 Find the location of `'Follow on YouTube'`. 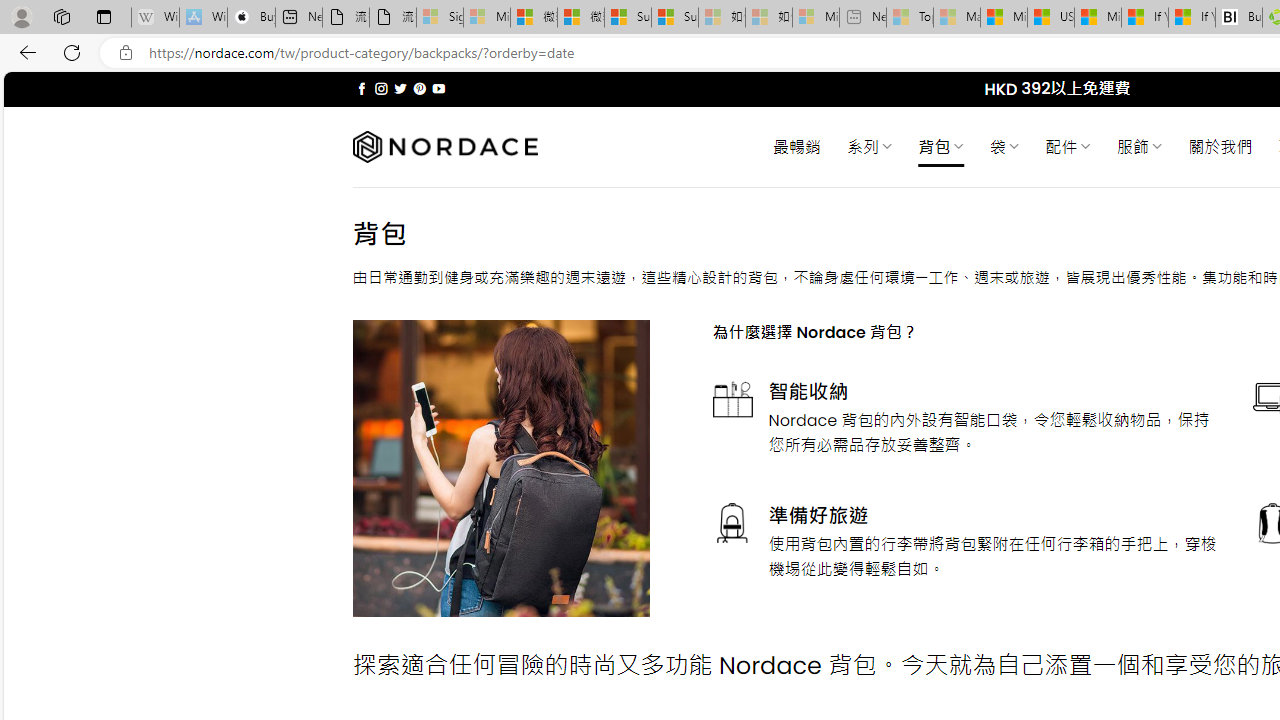

'Follow on YouTube' is located at coordinates (438, 88).